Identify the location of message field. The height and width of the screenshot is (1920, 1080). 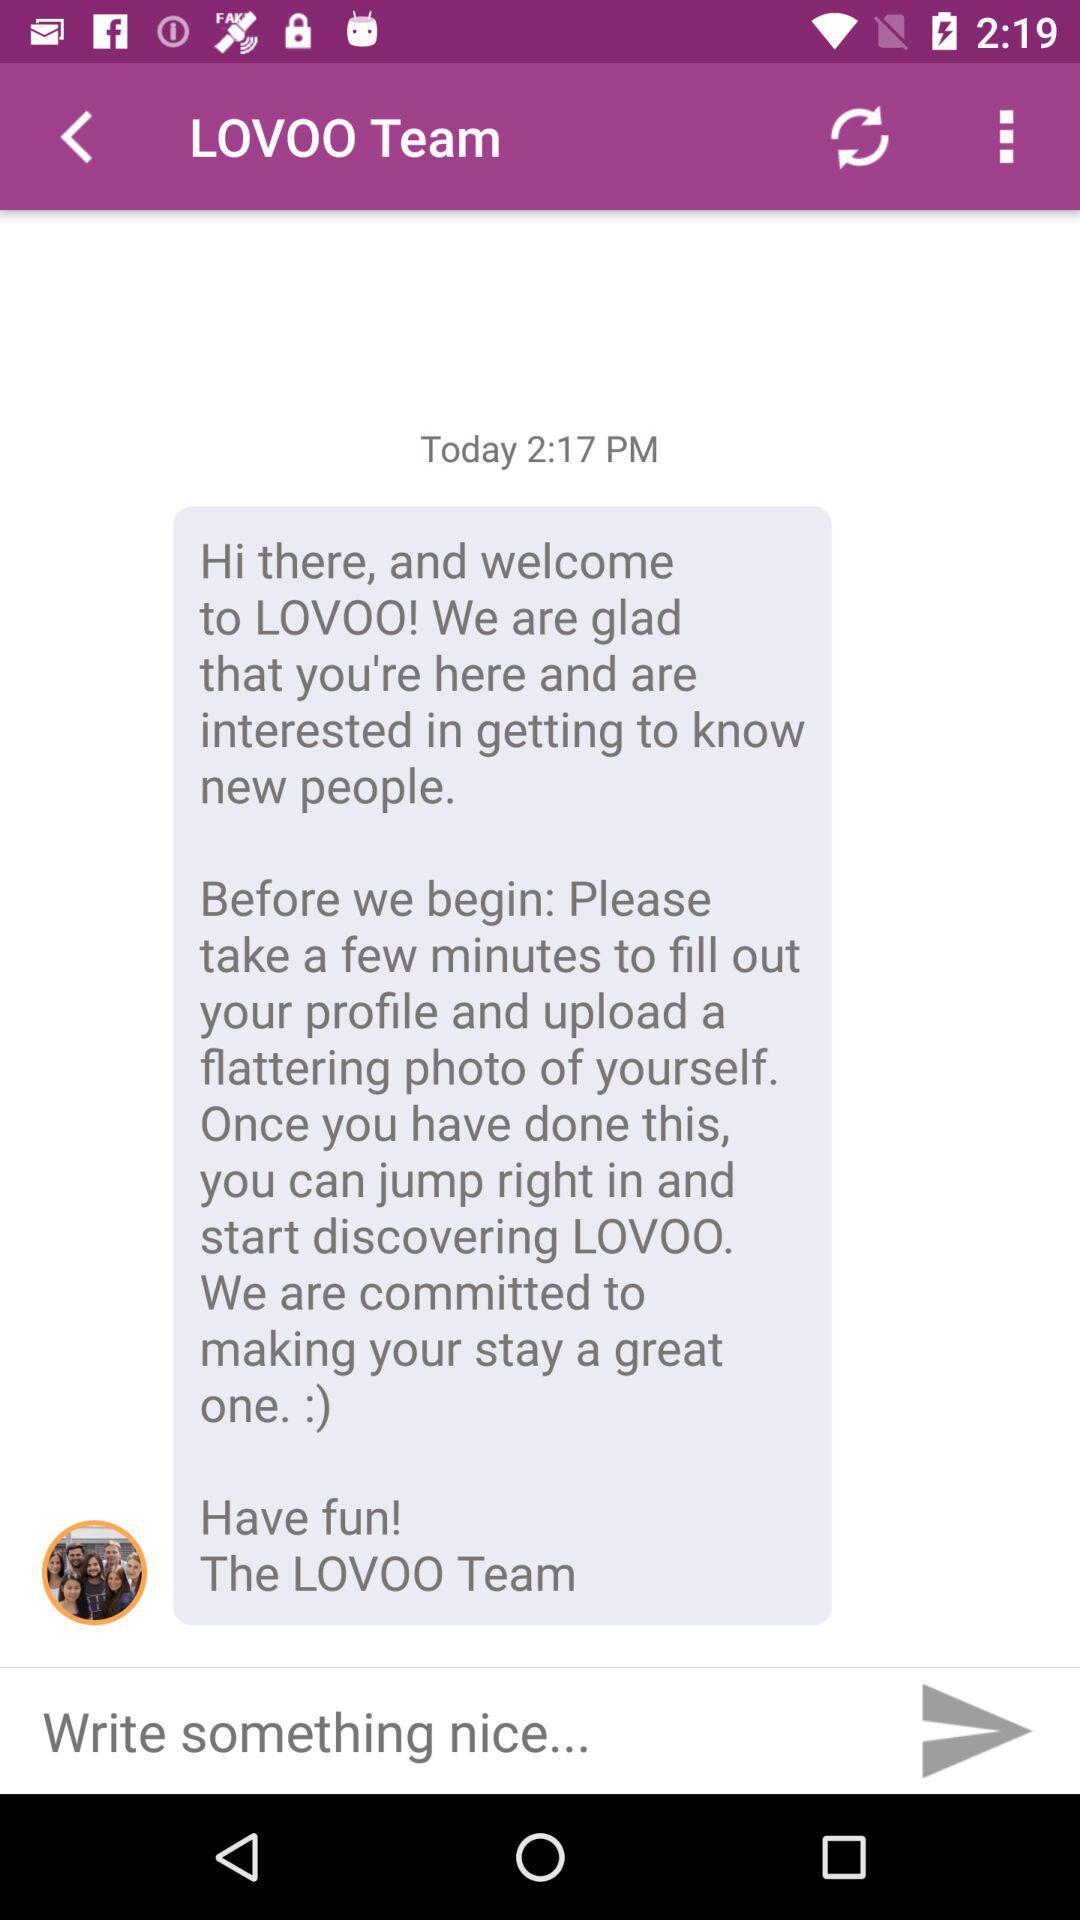
(448, 1730).